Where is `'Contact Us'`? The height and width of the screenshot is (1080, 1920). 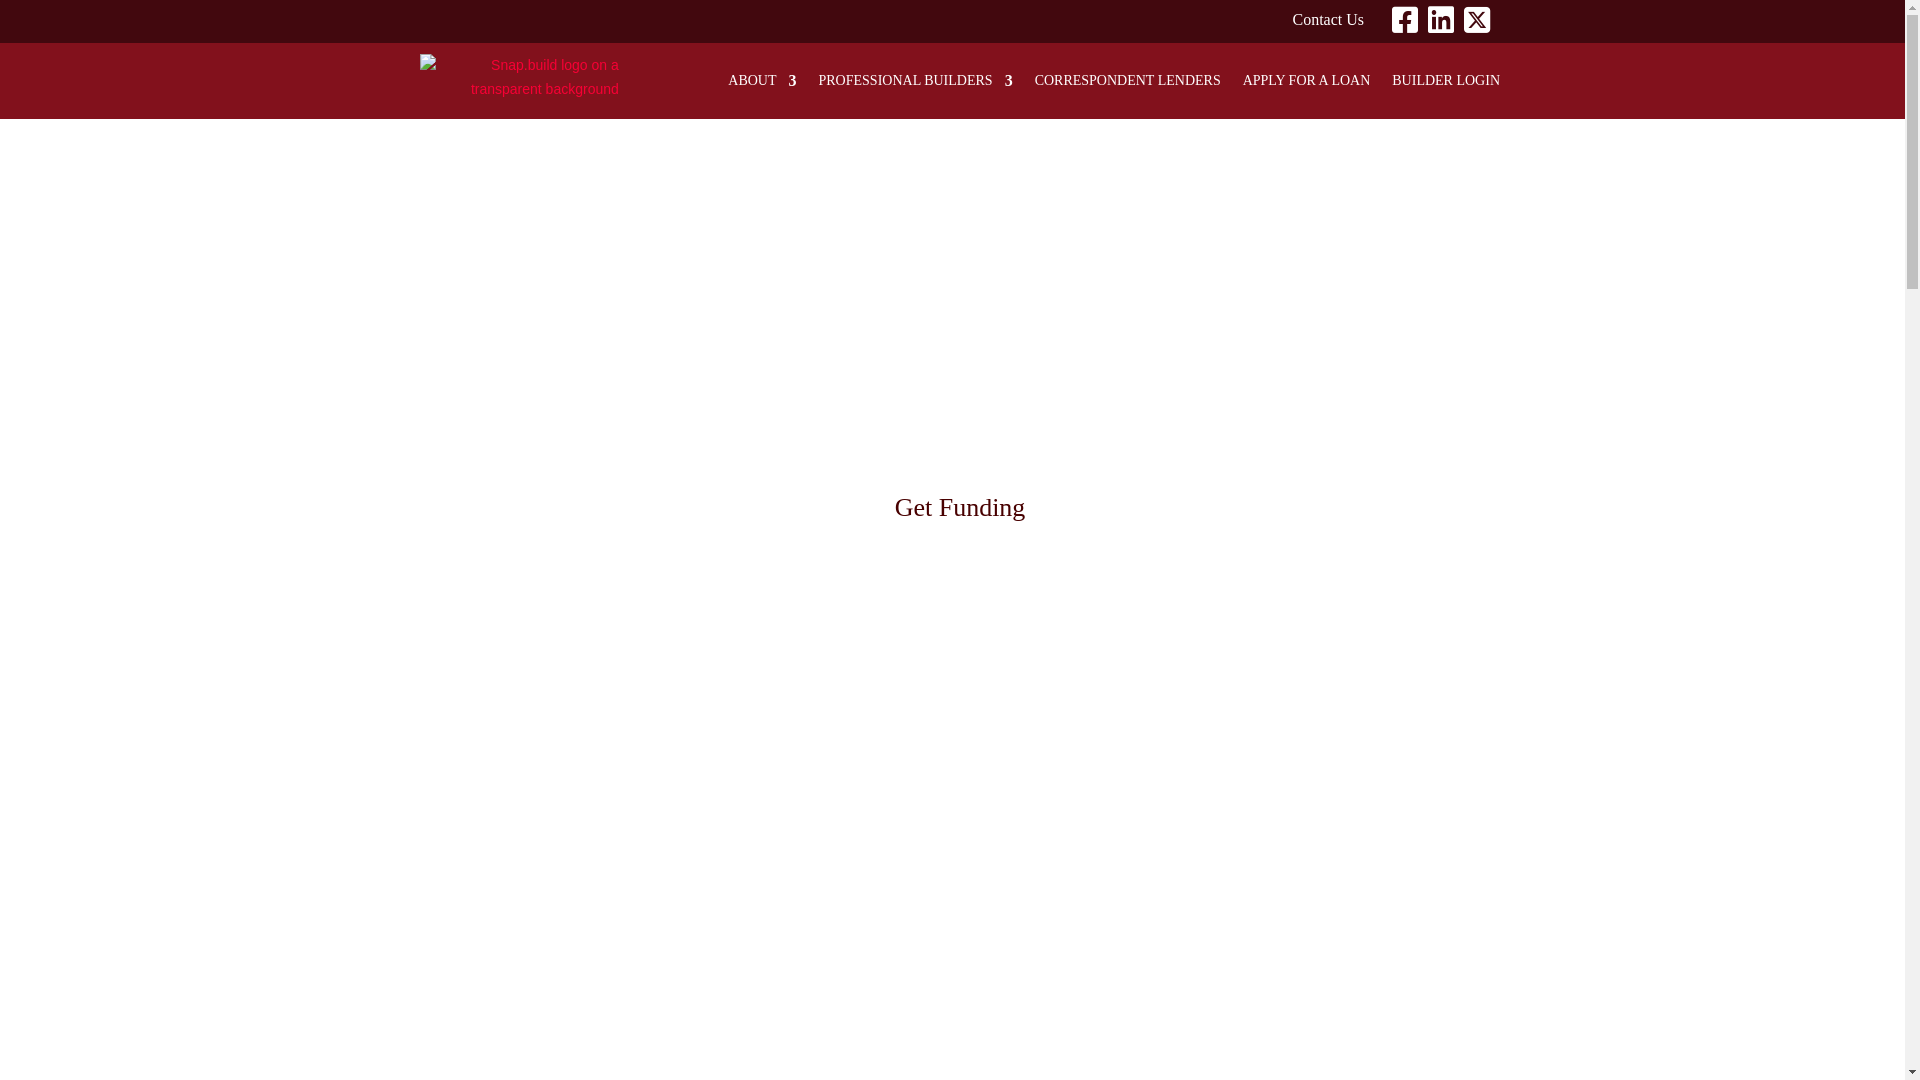 'Contact Us' is located at coordinates (1328, 23).